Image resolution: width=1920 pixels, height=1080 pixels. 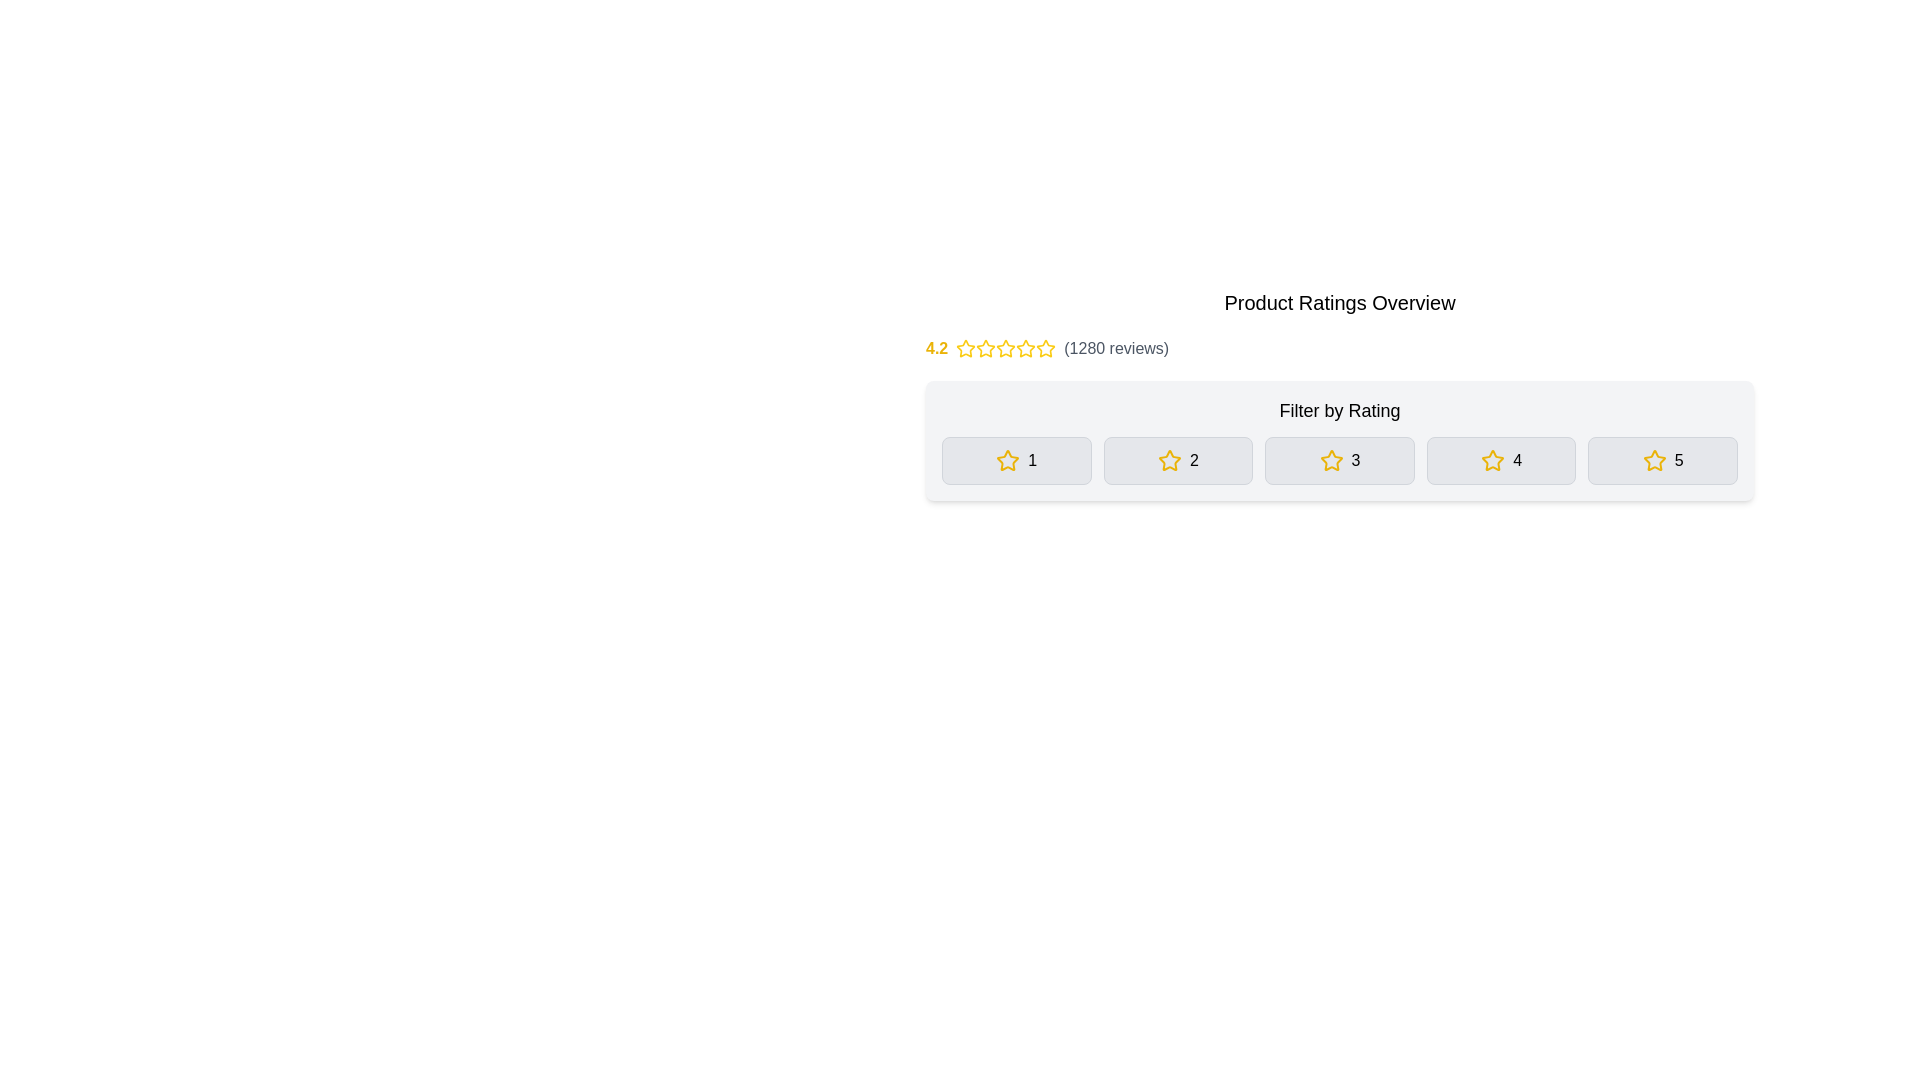 I want to click on the fourth star icon in the 'Filter by Rating' section, so click(x=1493, y=460).